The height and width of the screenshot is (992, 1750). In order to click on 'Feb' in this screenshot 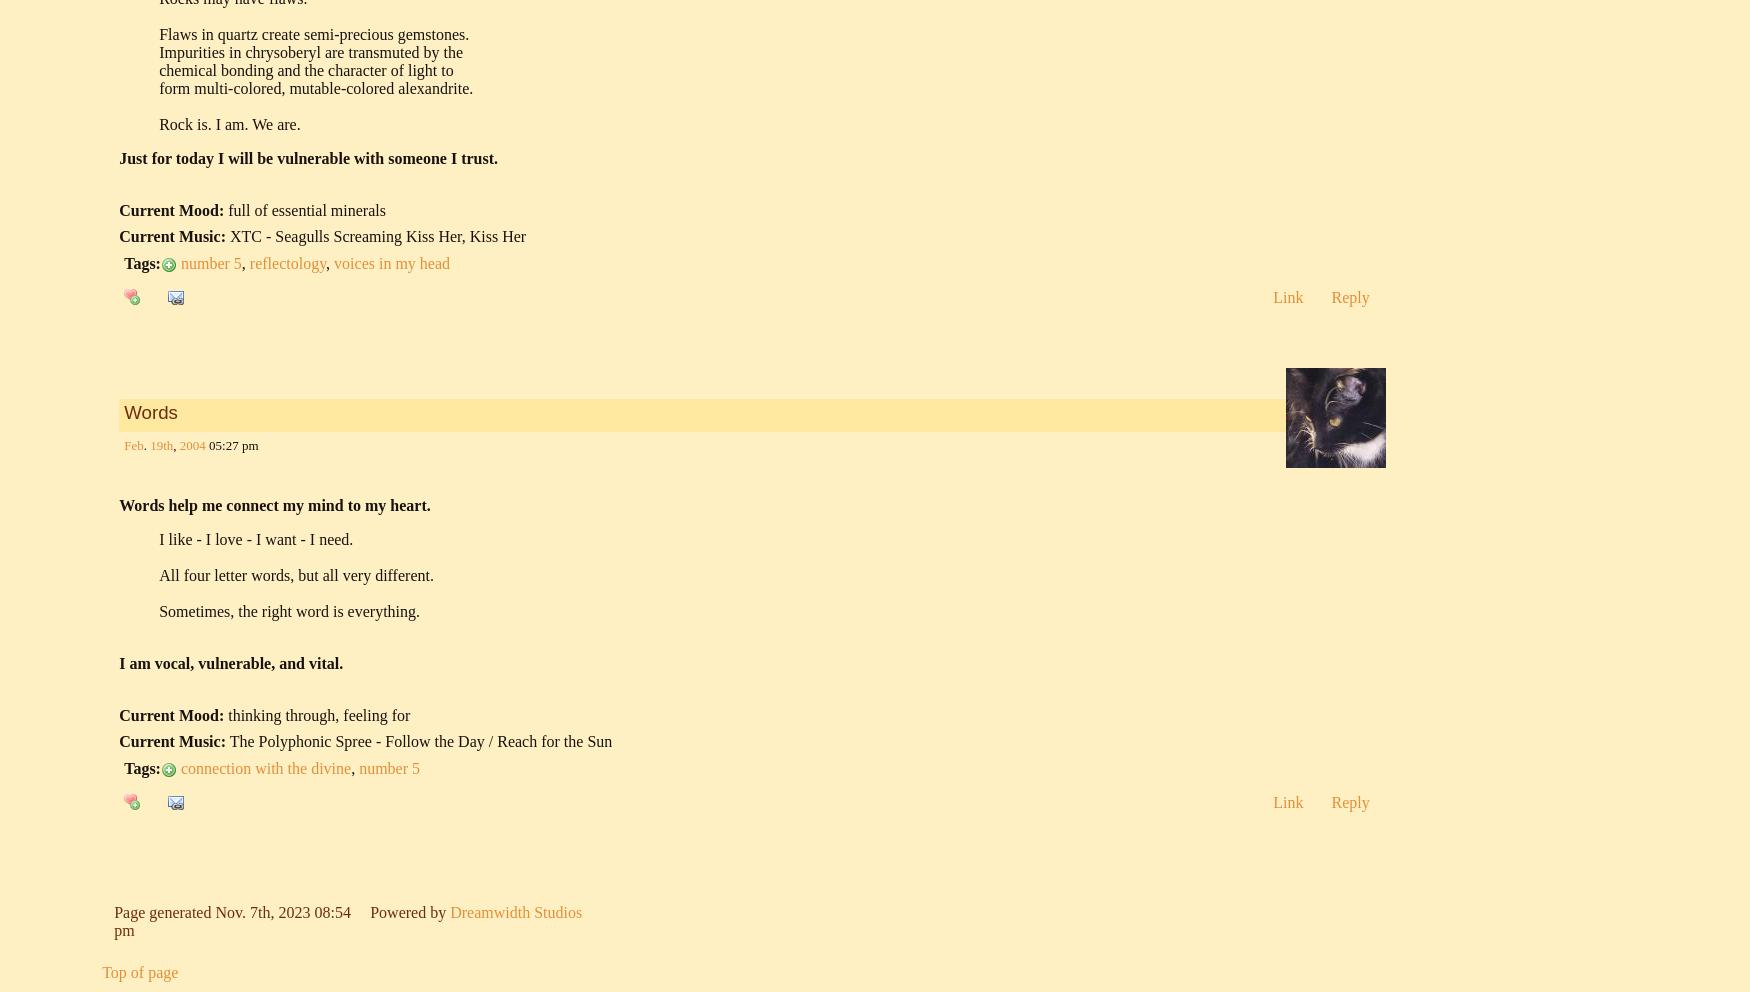, I will do `click(132, 444)`.